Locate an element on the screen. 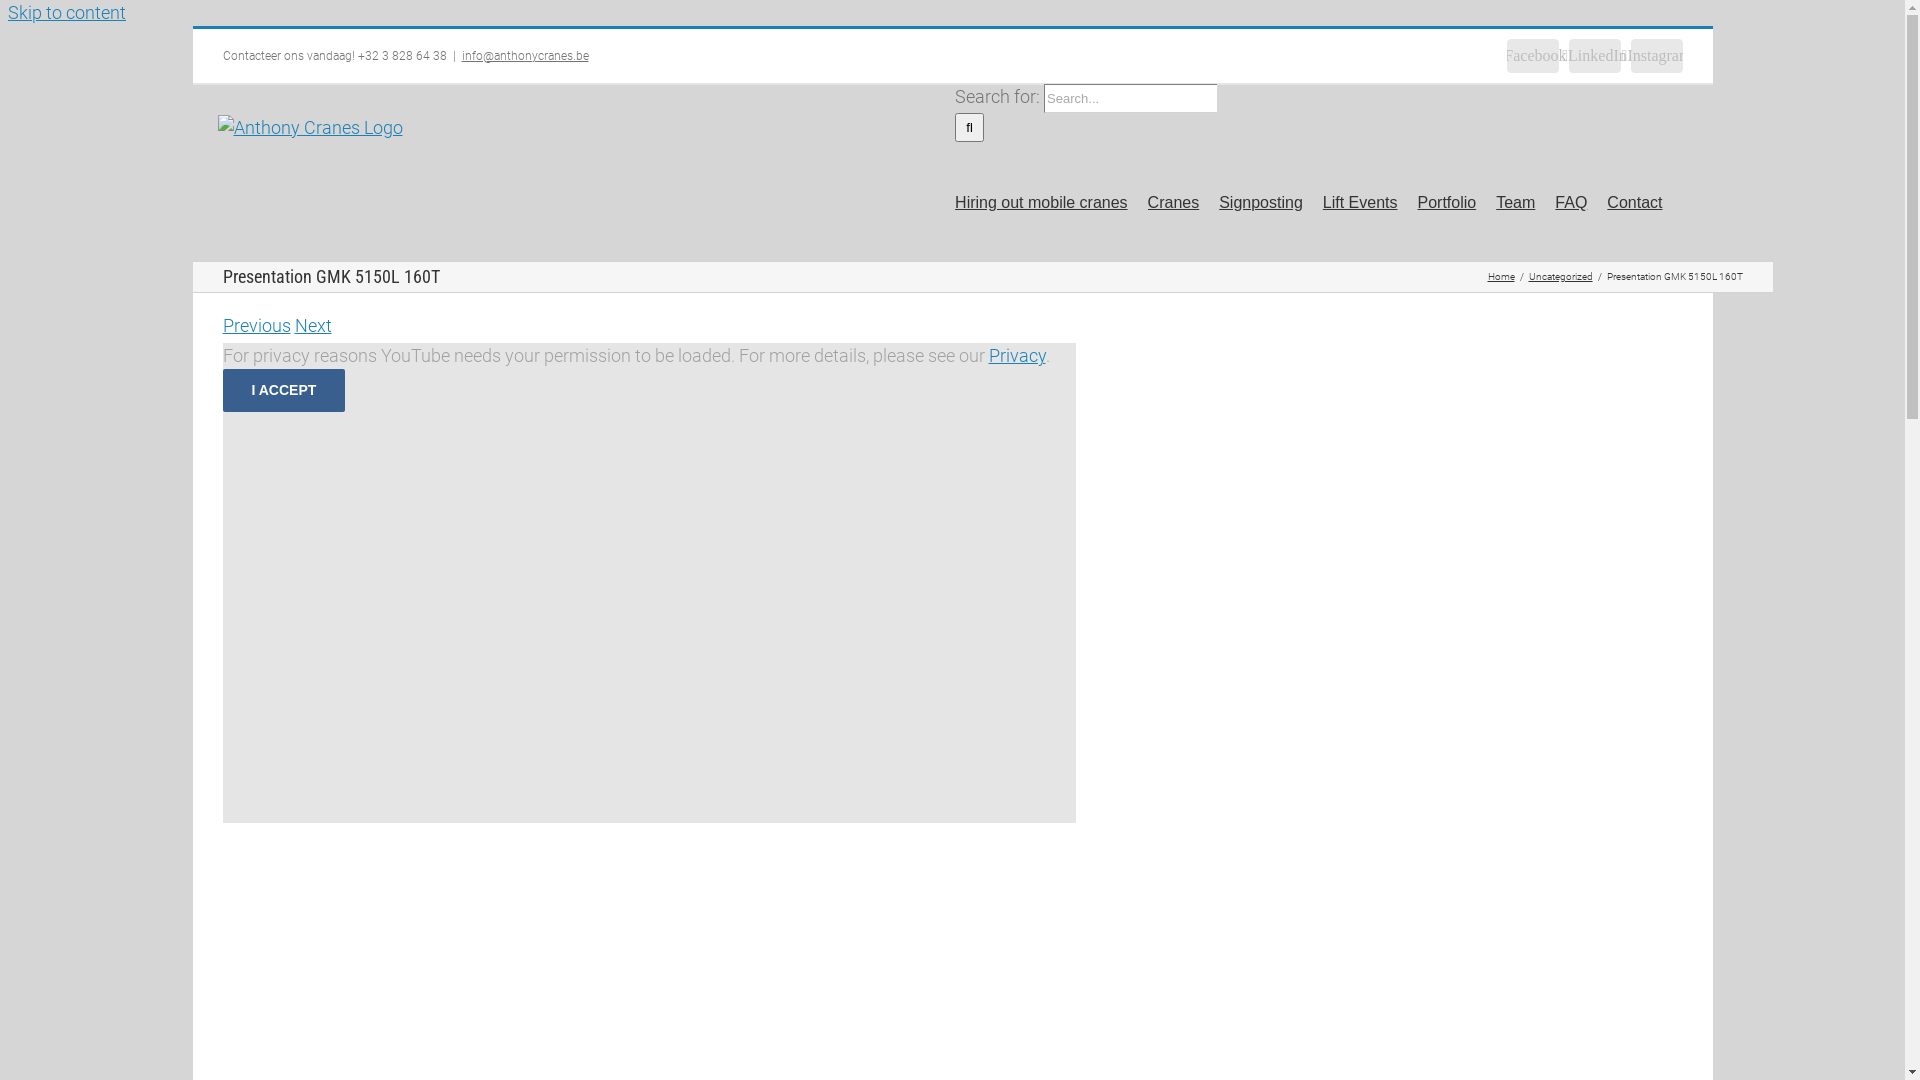  'Portfolio' is located at coordinates (1447, 201).